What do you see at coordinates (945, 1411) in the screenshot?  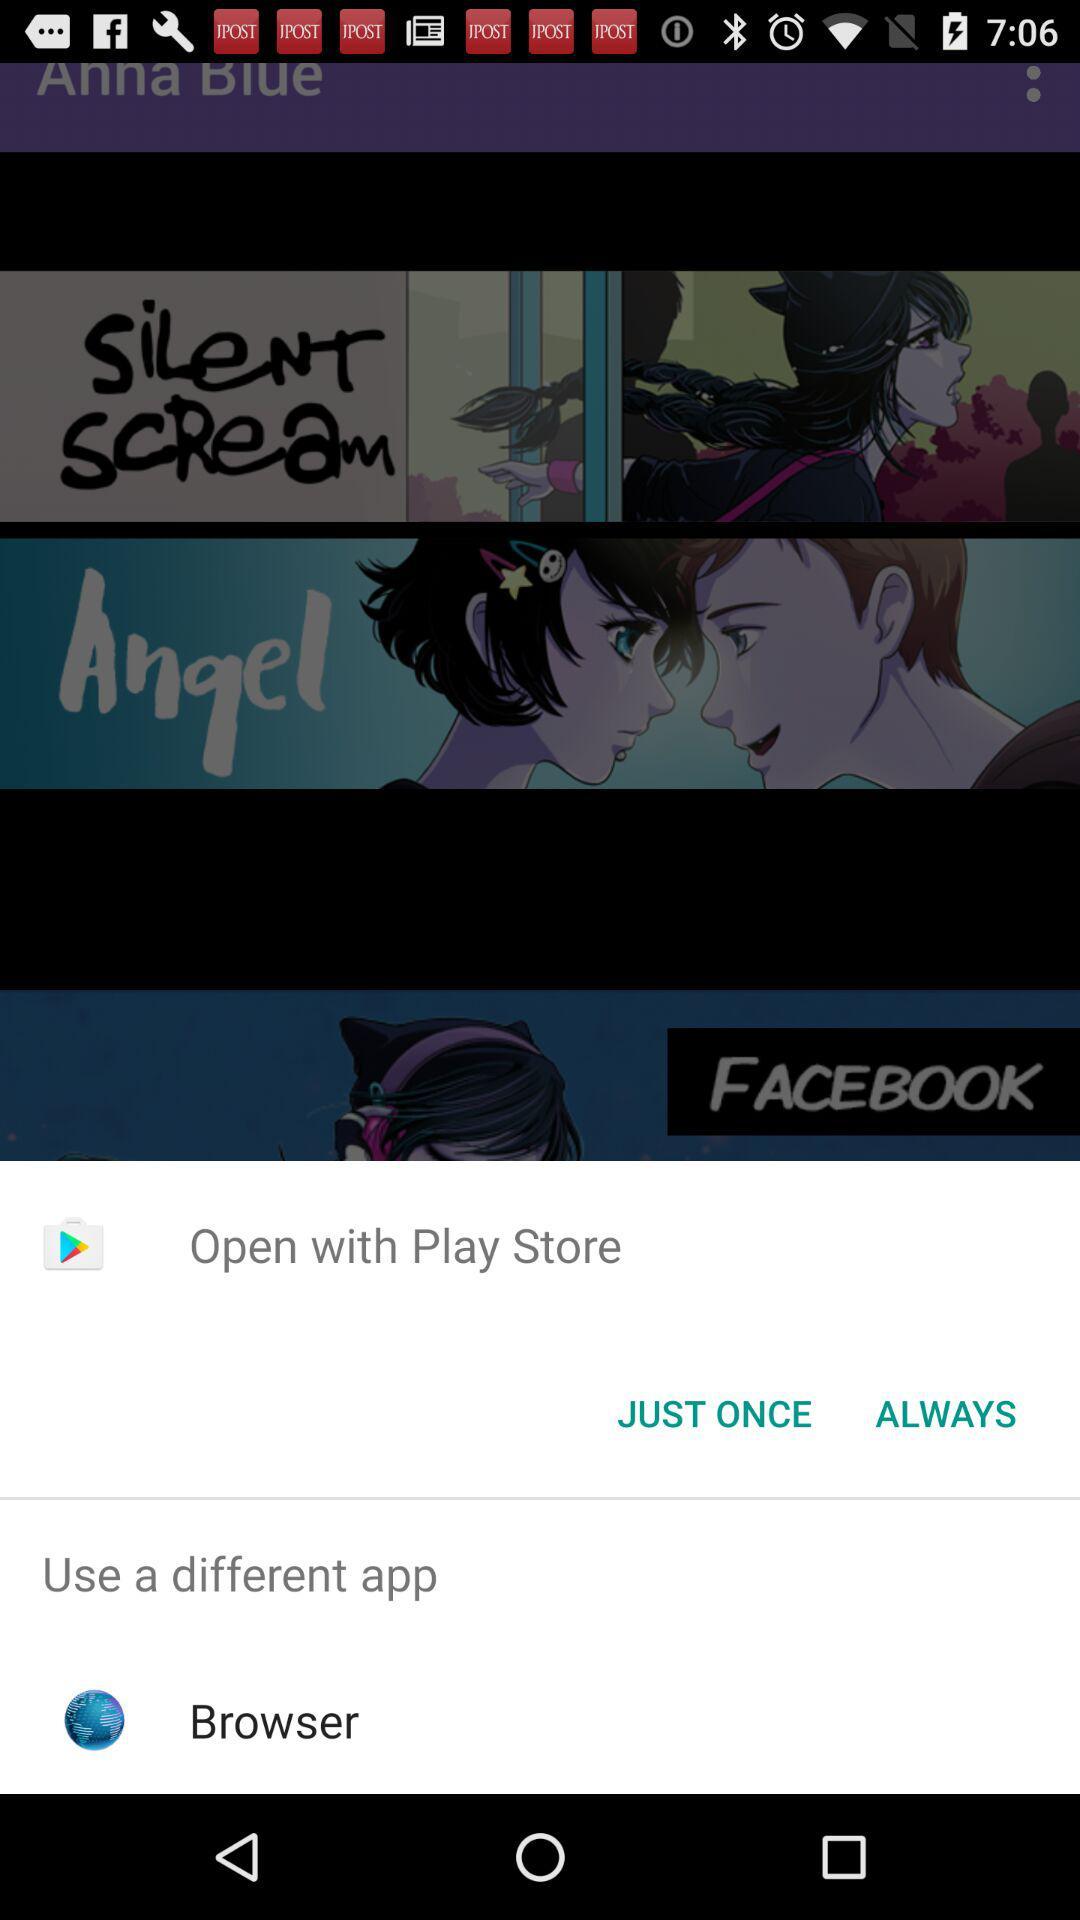 I see `item next to just once` at bounding box center [945, 1411].